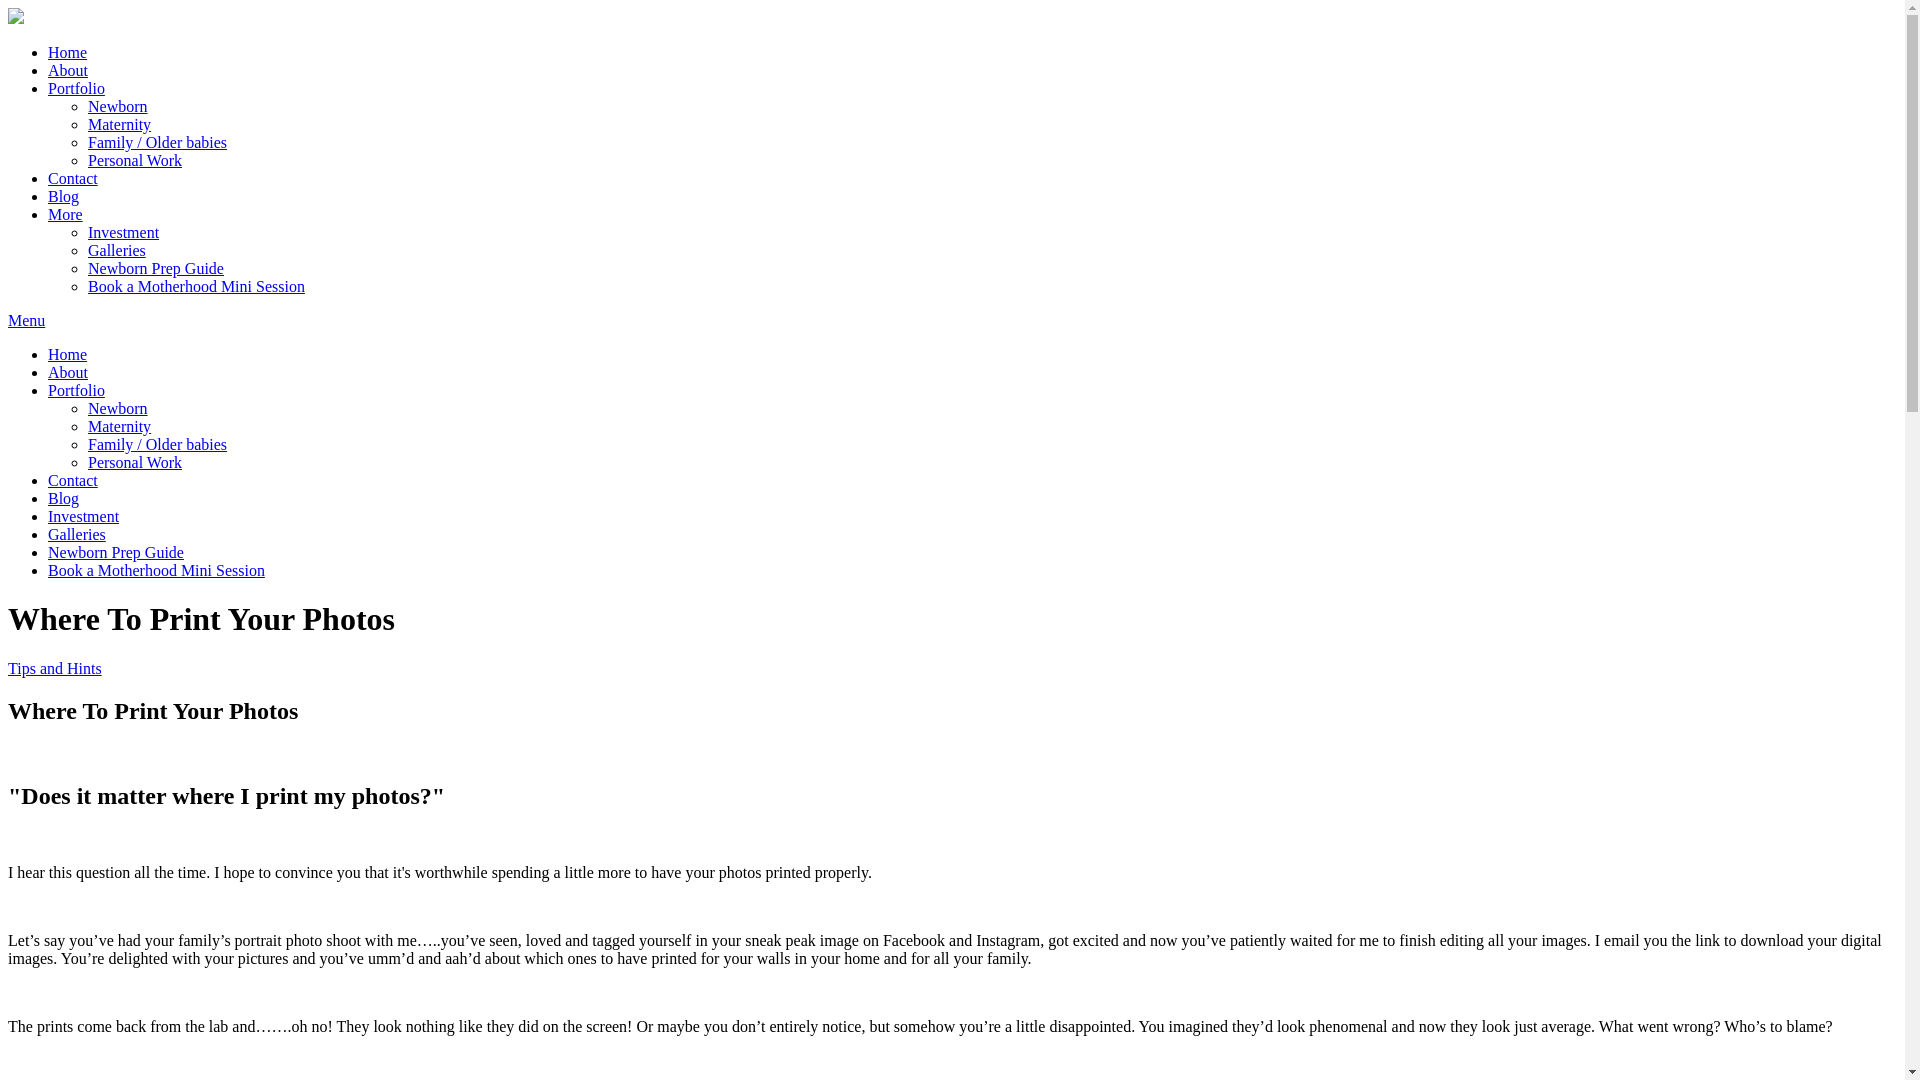  I want to click on 'Blog', so click(48, 196).